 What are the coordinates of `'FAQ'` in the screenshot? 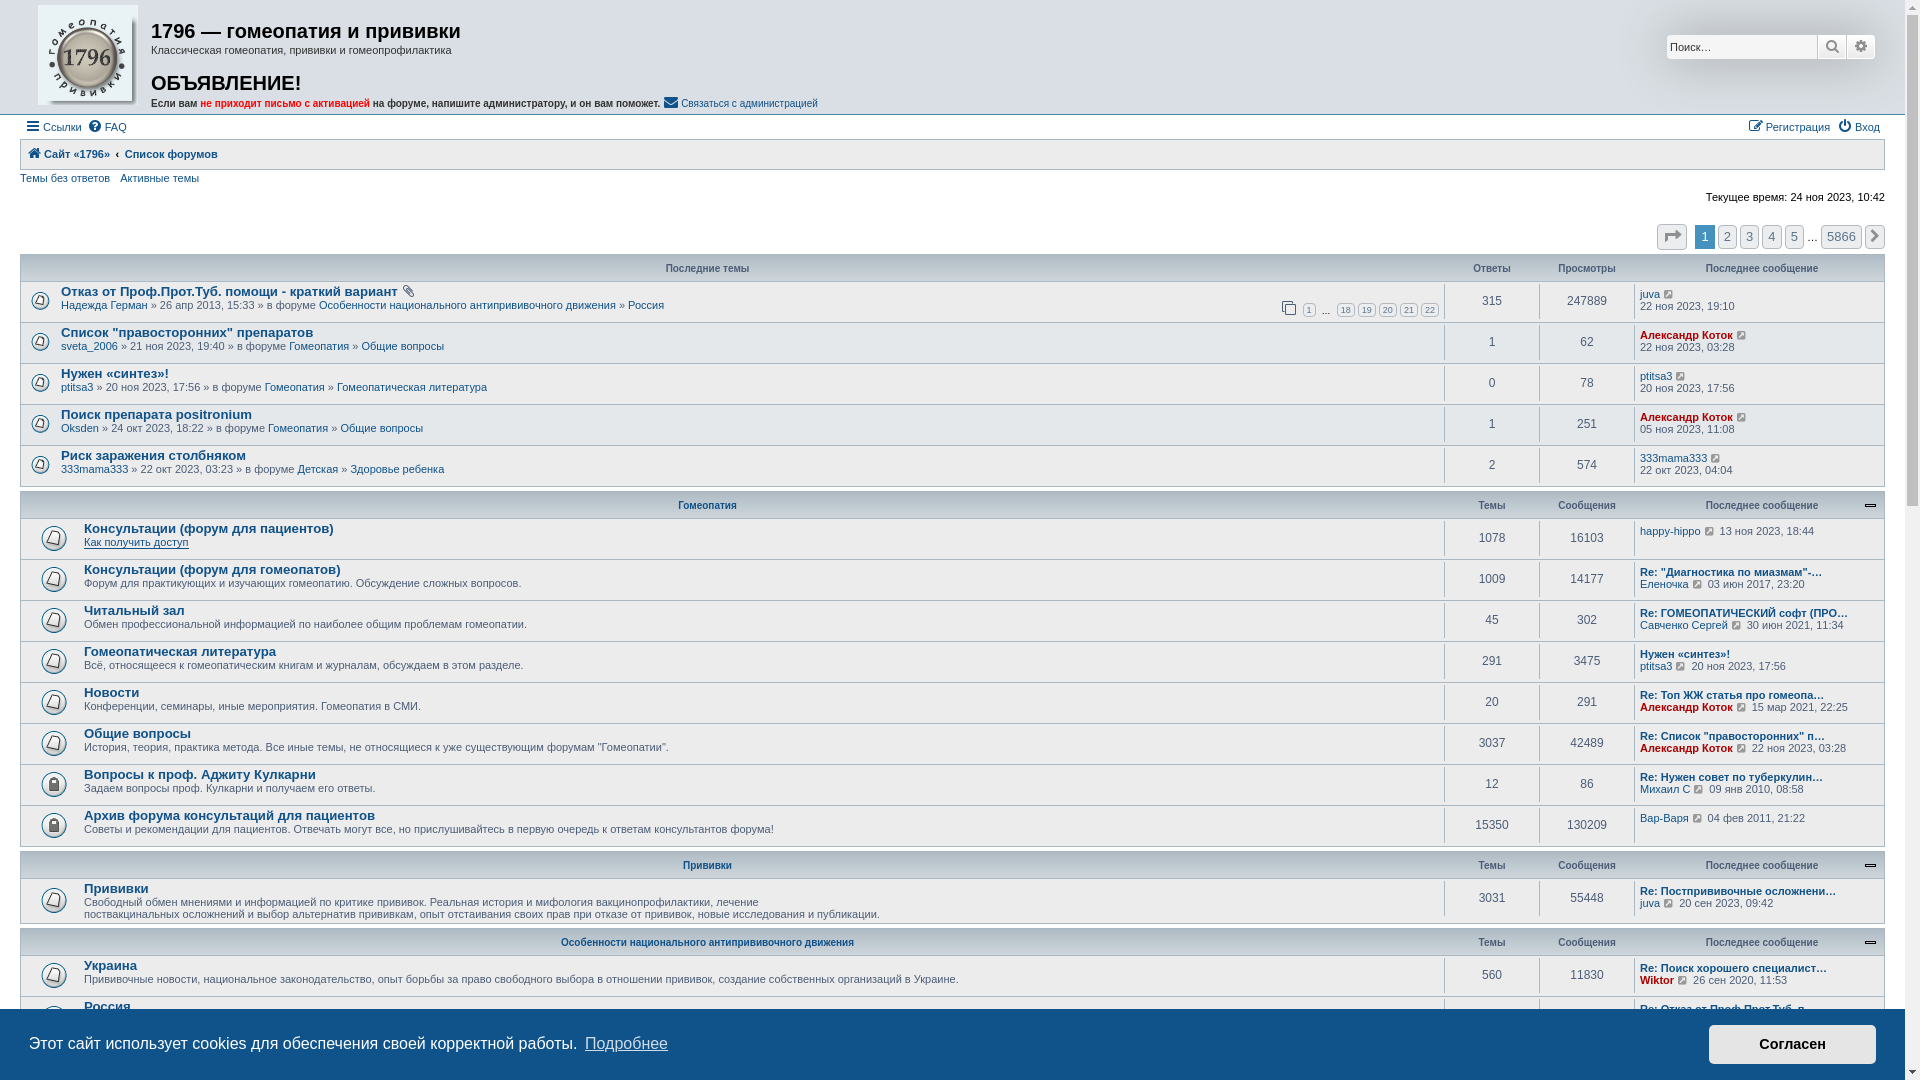 It's located at (105, 127).